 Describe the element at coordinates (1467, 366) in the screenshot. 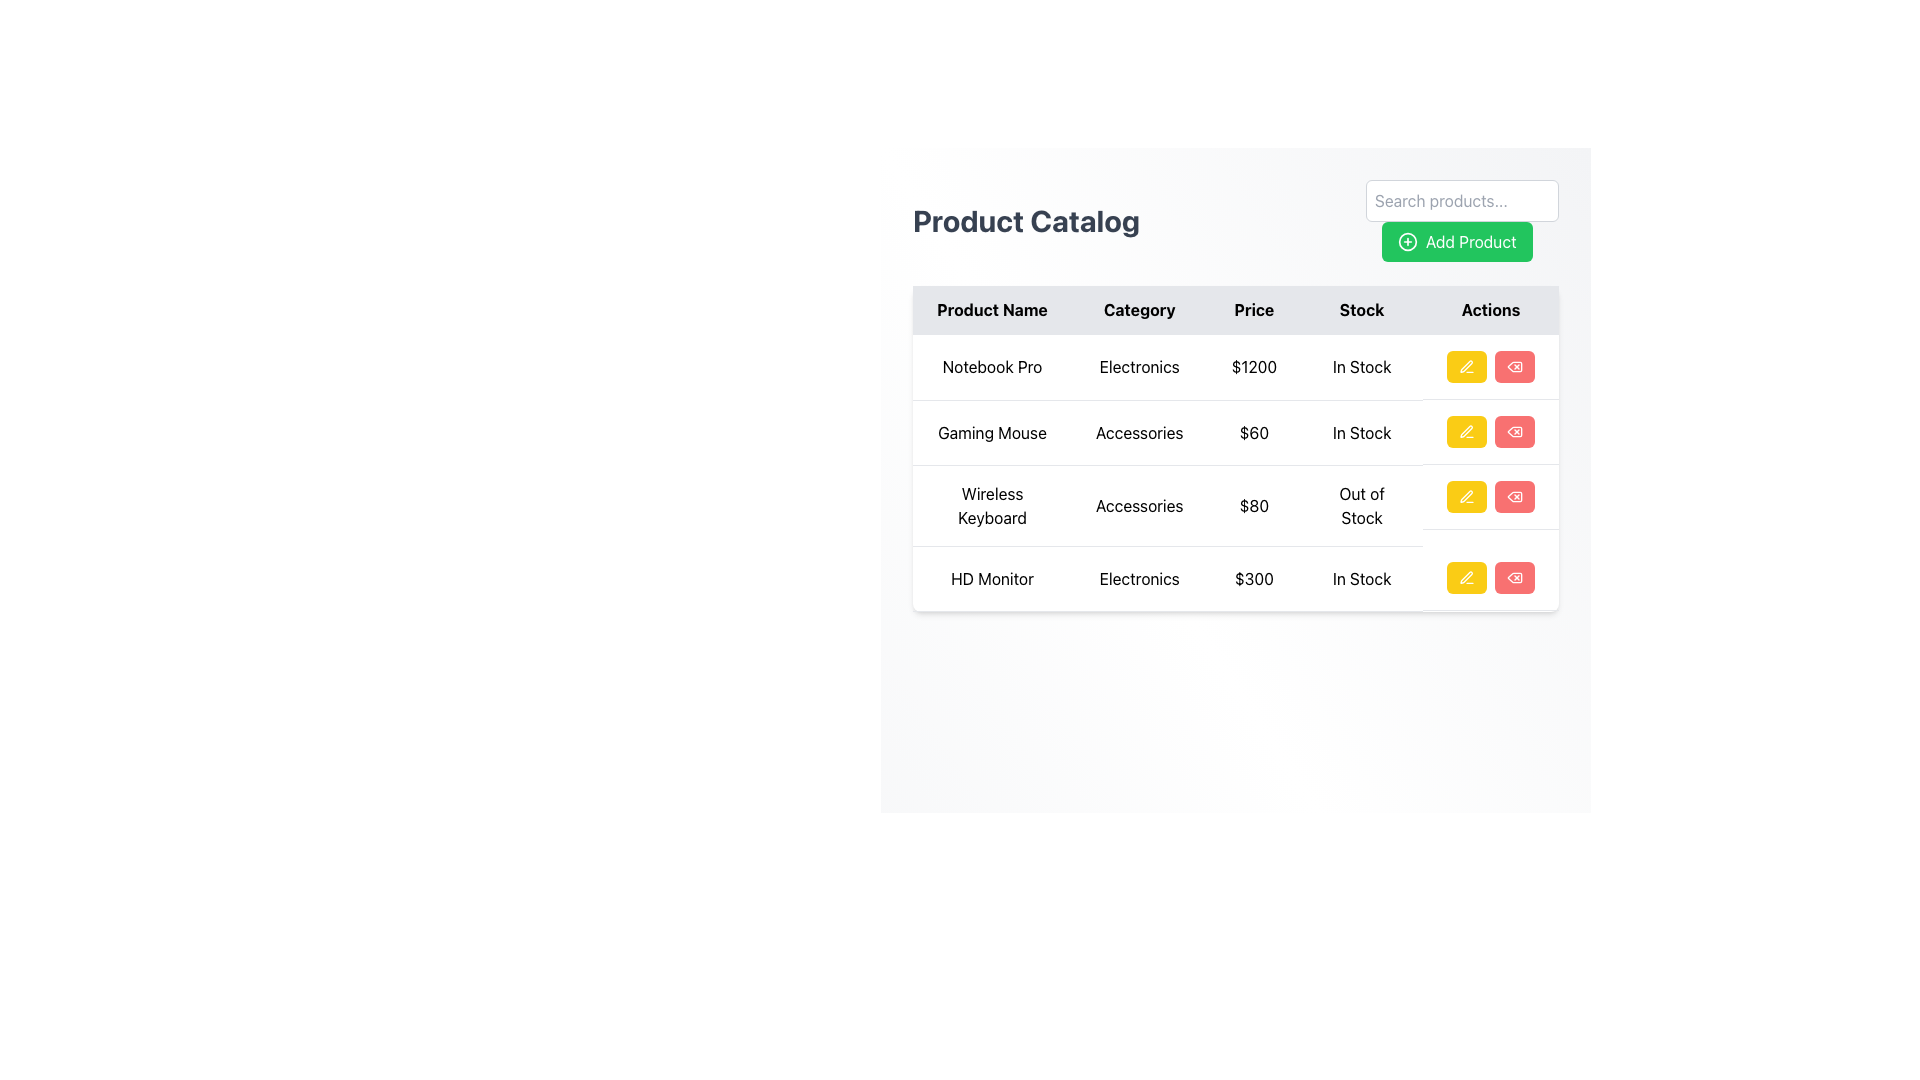

I see `the yellow rectangular button with rounded corners containing a pen icon in the 'Actions' column of the 'Product Catalog' table` at that location.